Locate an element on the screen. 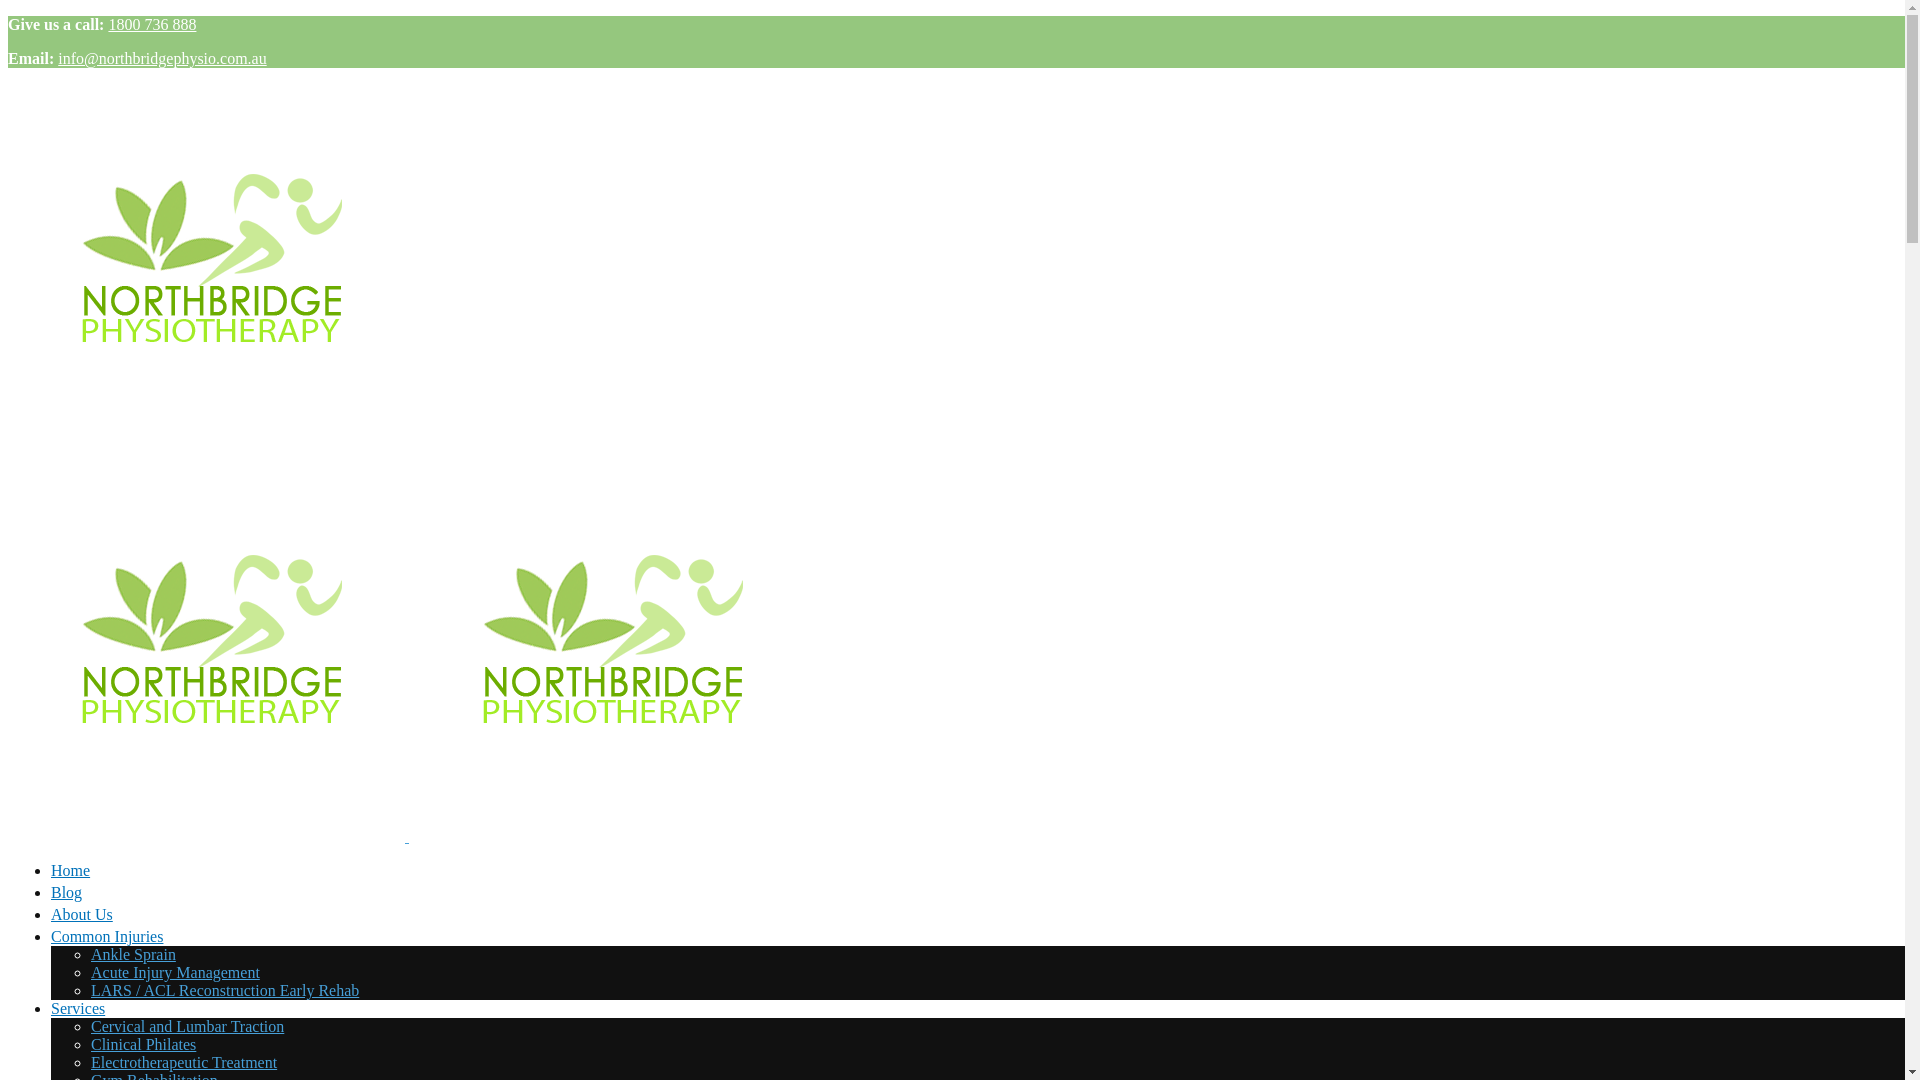 This screenshot has width=1920, height=1080. 'Acute Injury Management' is located at coordinates (175, 971).